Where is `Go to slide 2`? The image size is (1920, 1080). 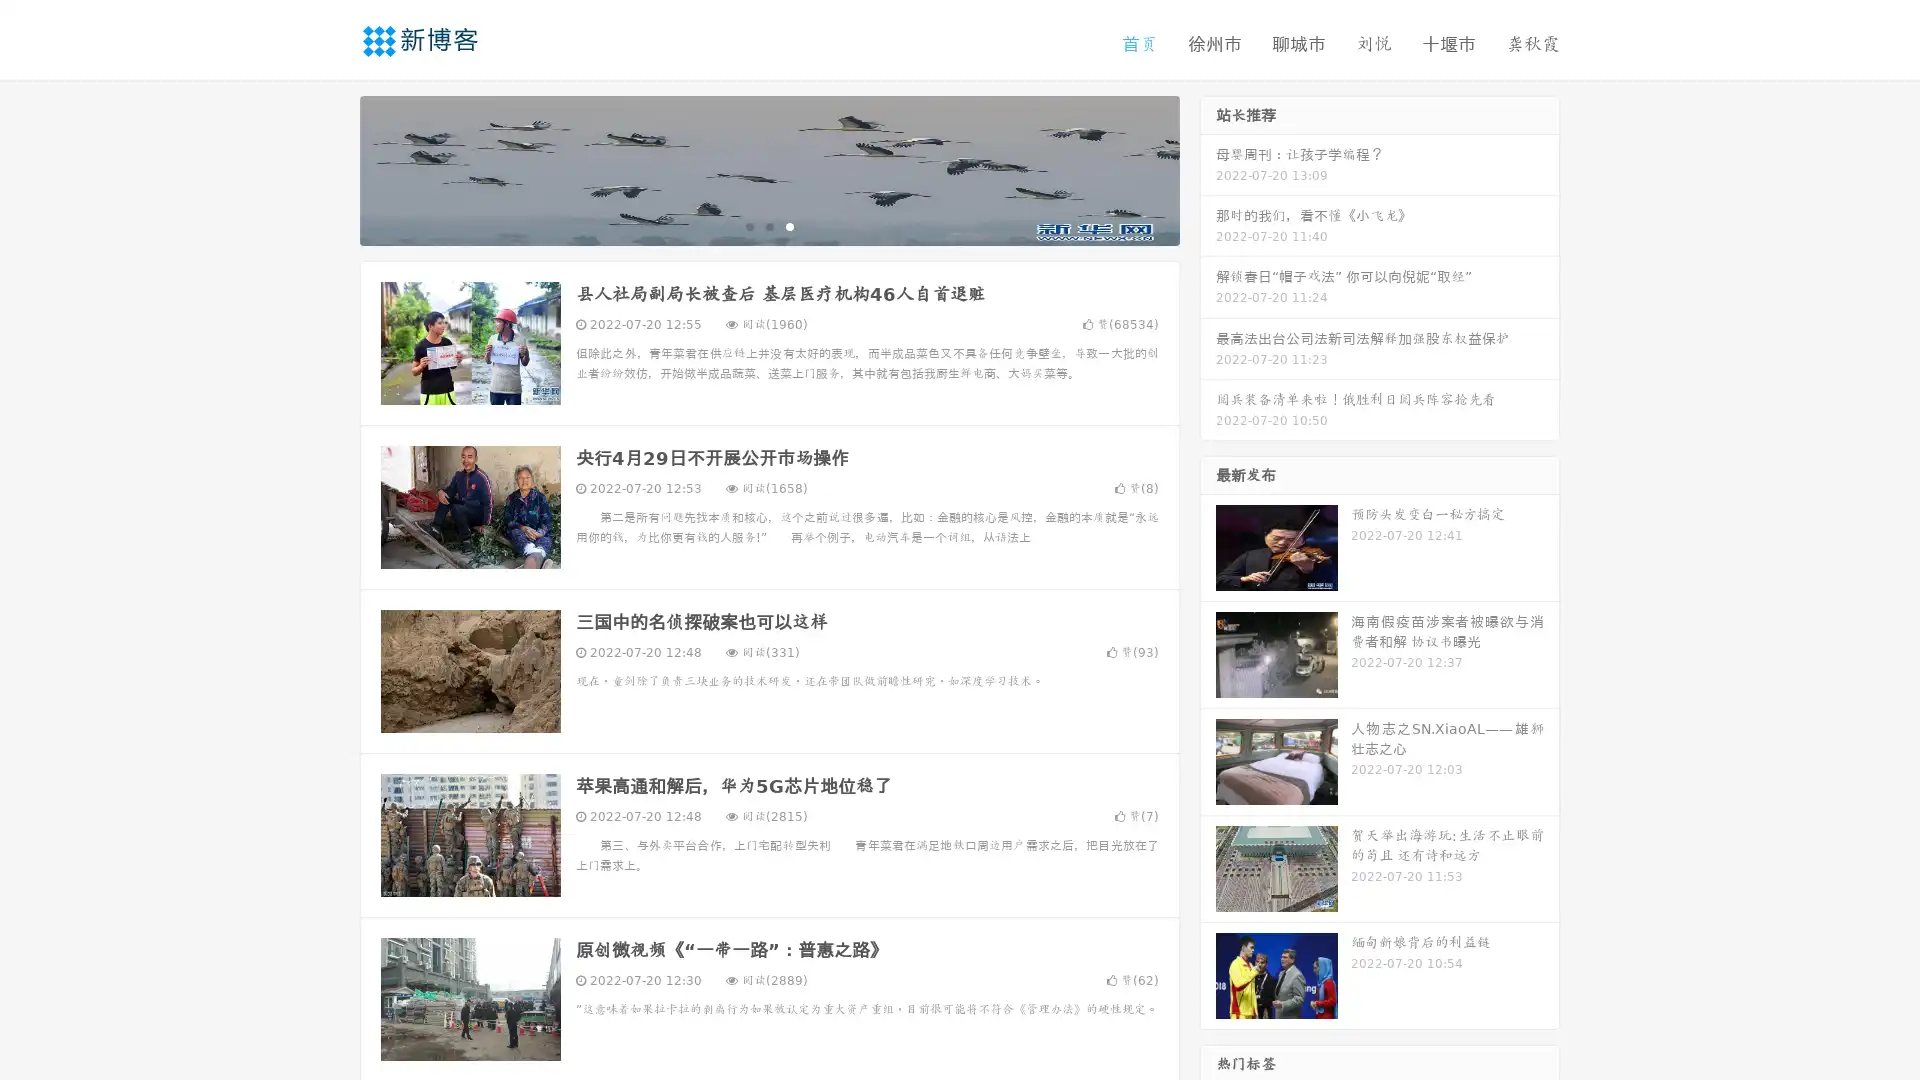
Go to slide 2 is located at coordinates (768, 225).